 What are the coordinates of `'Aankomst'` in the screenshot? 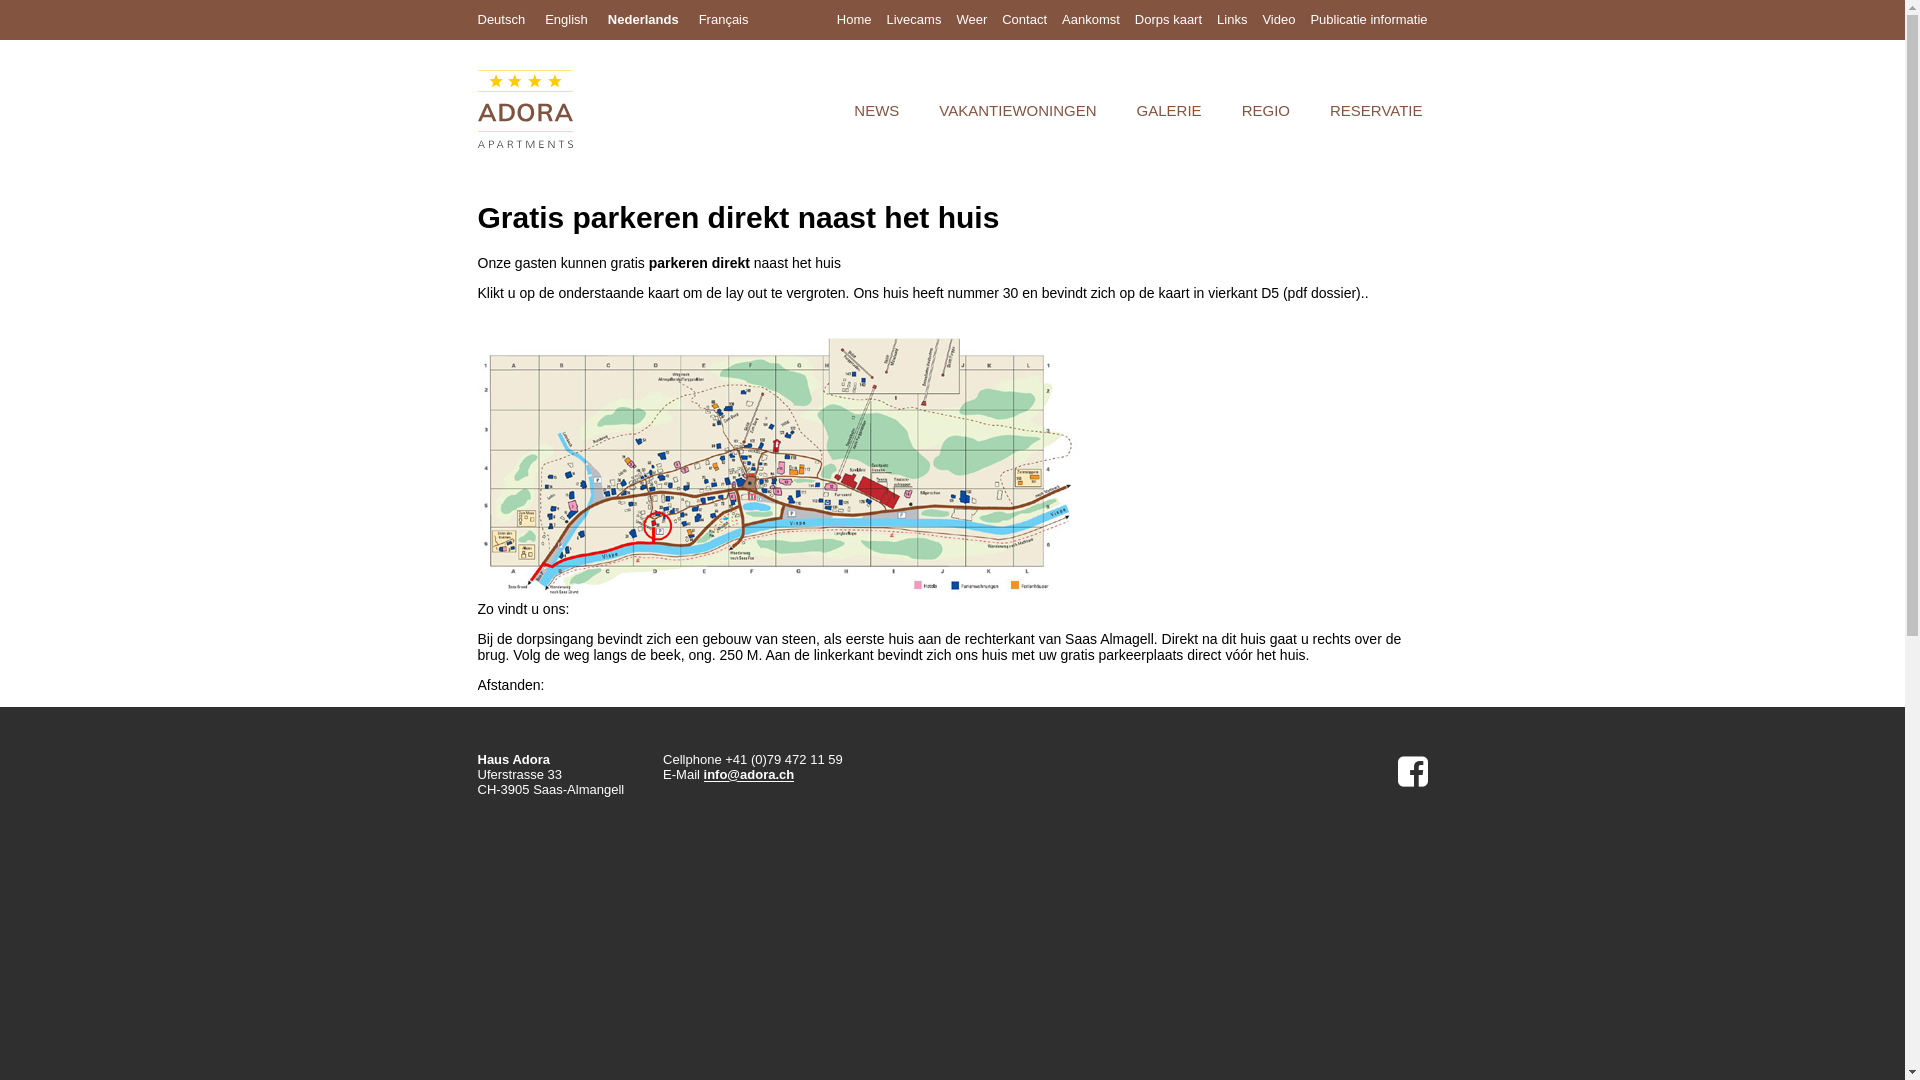 It's located at (1089, 19).